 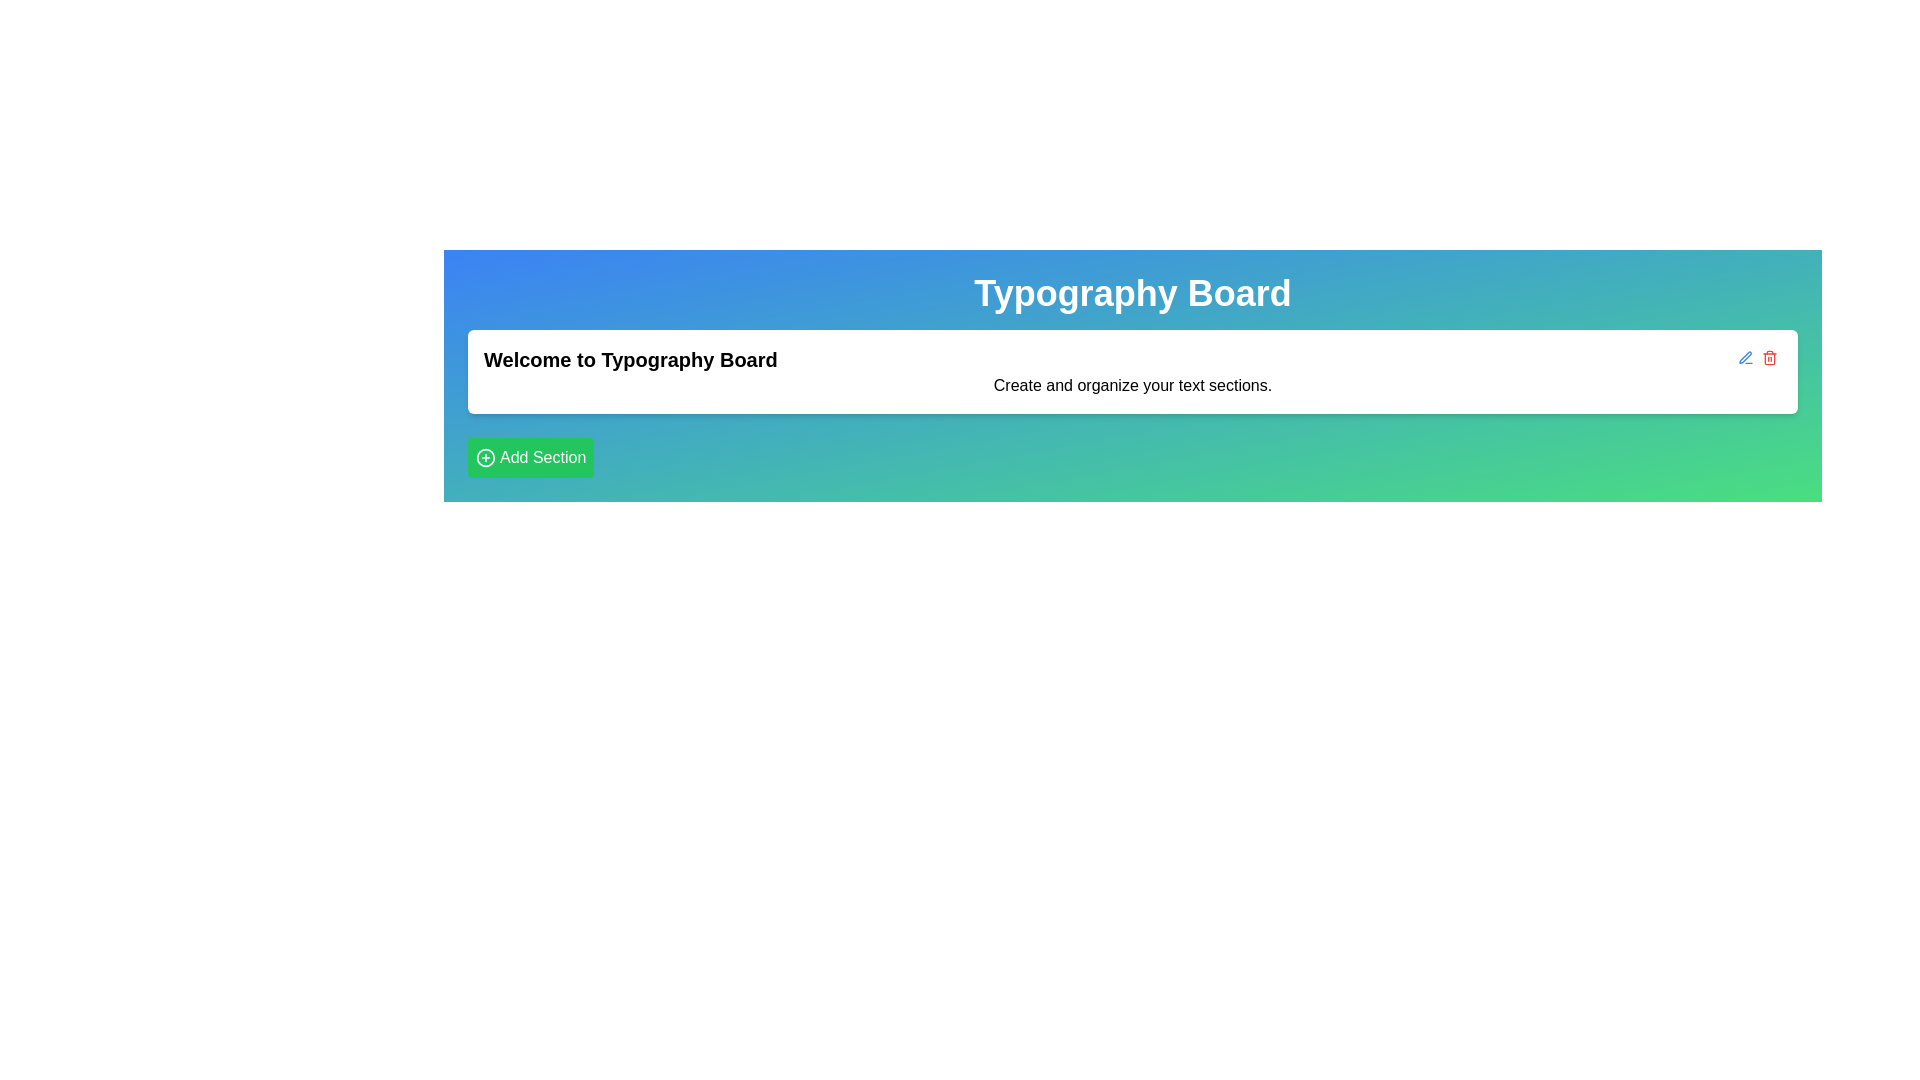 What do you see at coordinates (531, 458) in the screenshot?
I see `the green 'Add Section' button located at the bottom left corner of the 'Typography Board' card` at bounding box center [531, 458].